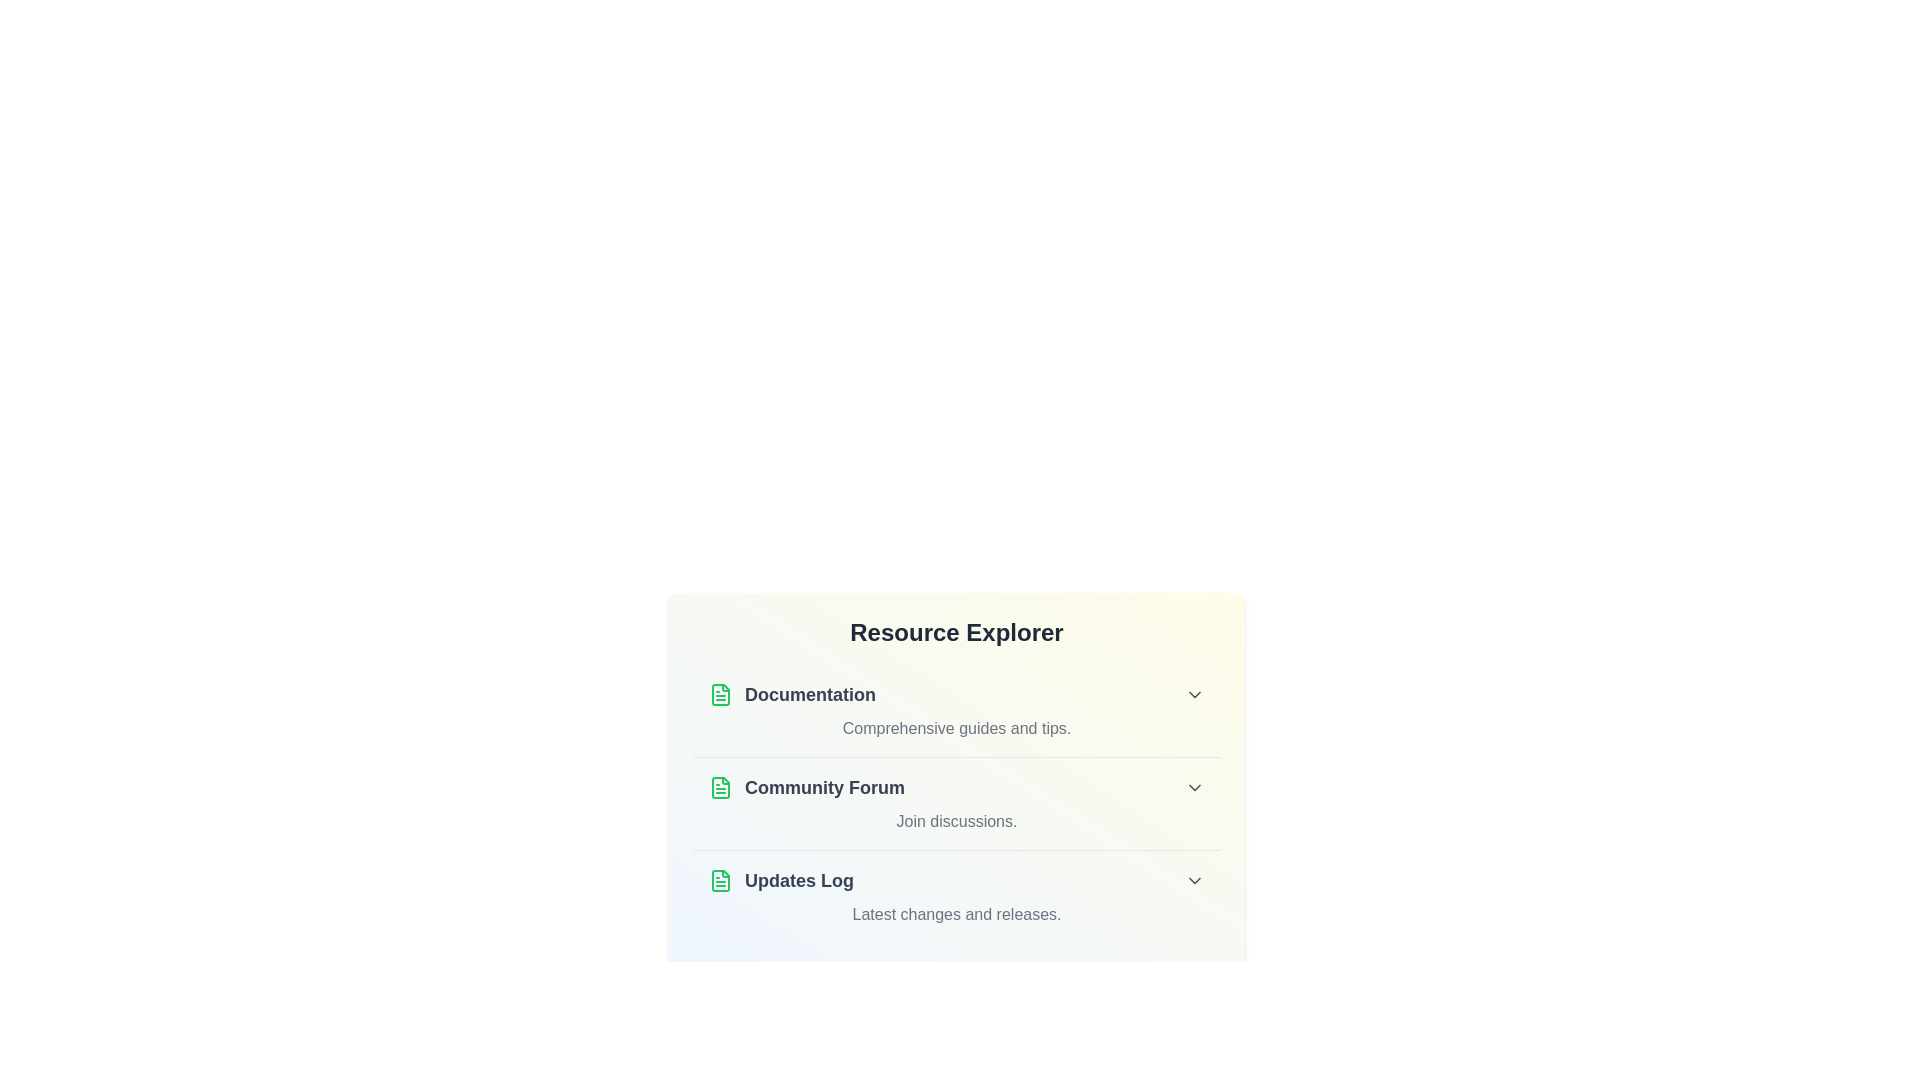 The width and height of the screenshot is (1920, 1080). Describe the element at coordinates (955, 786) in the screenshot. I see `the title Community Forum of the list item` at that location.